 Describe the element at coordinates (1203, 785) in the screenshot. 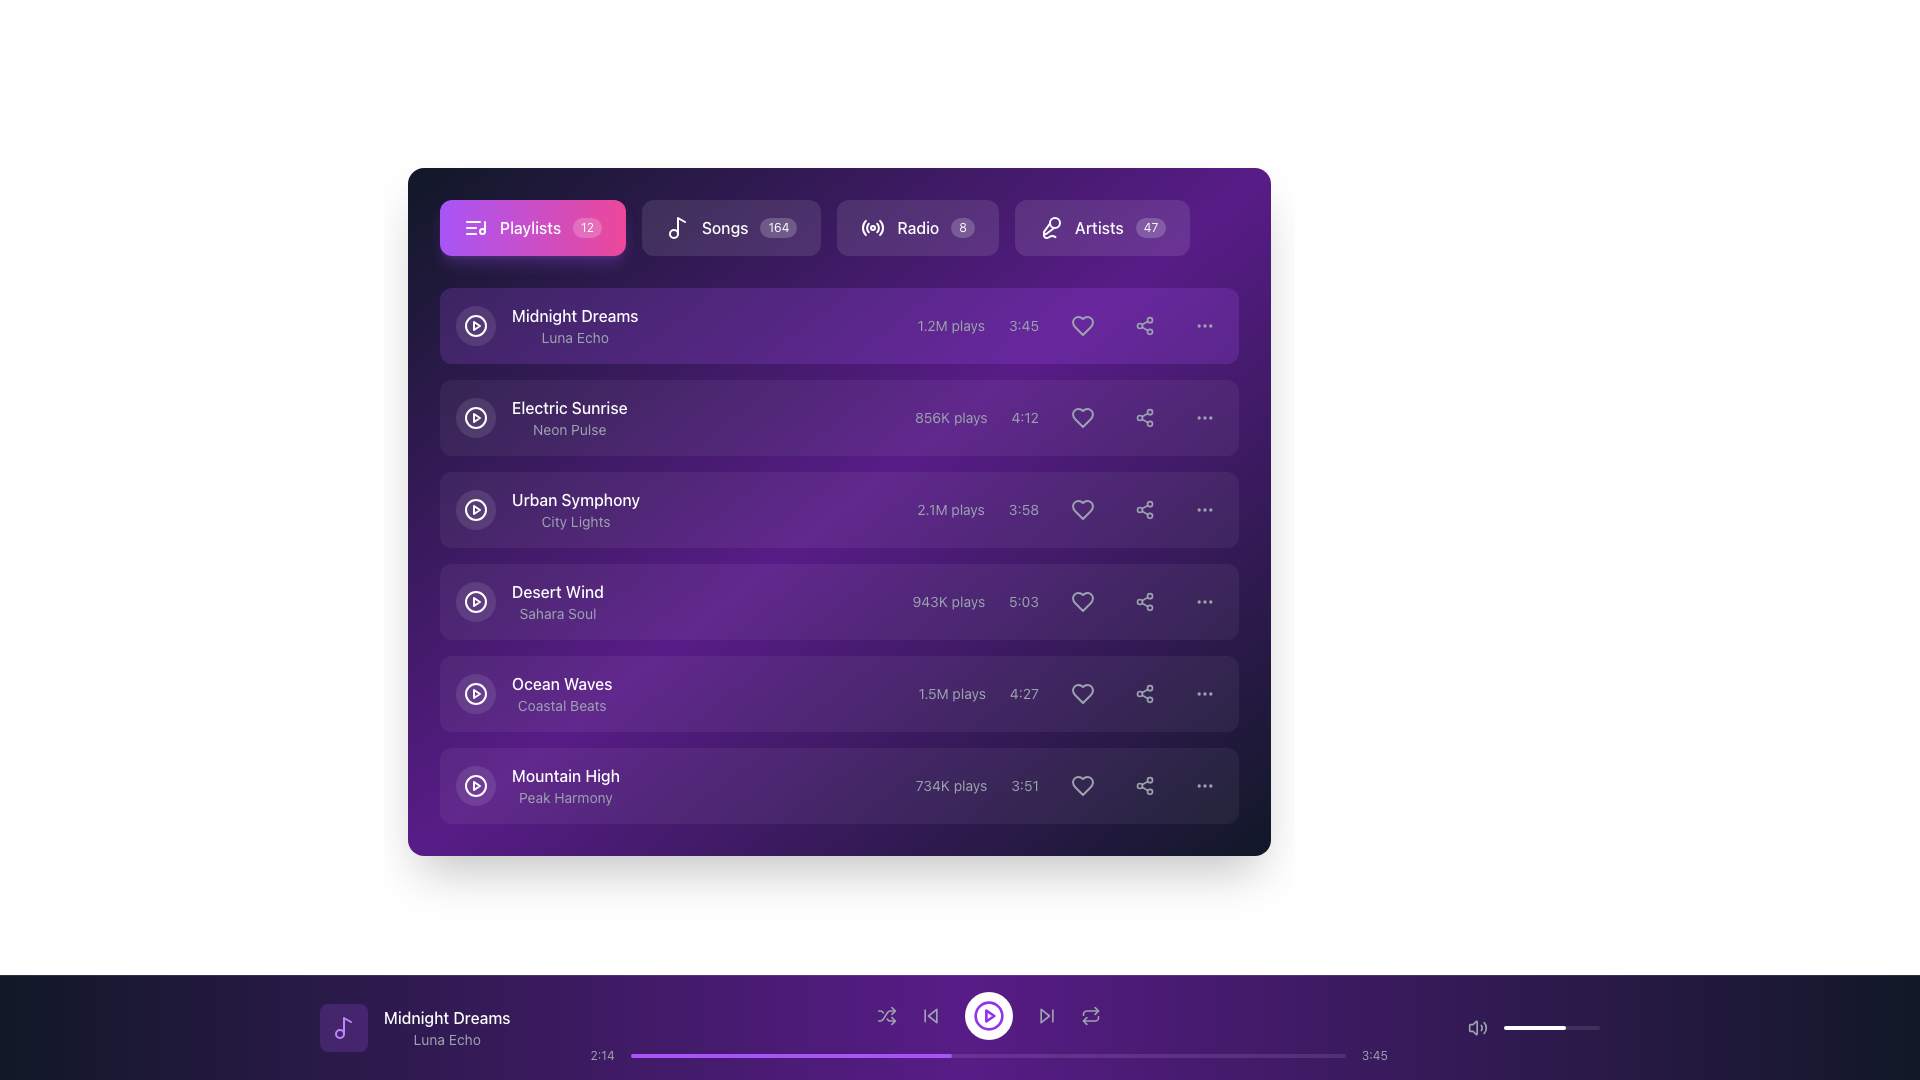

I see `the button located at the far right end of the row labeled 'Mountain High' to customize options` at that location.